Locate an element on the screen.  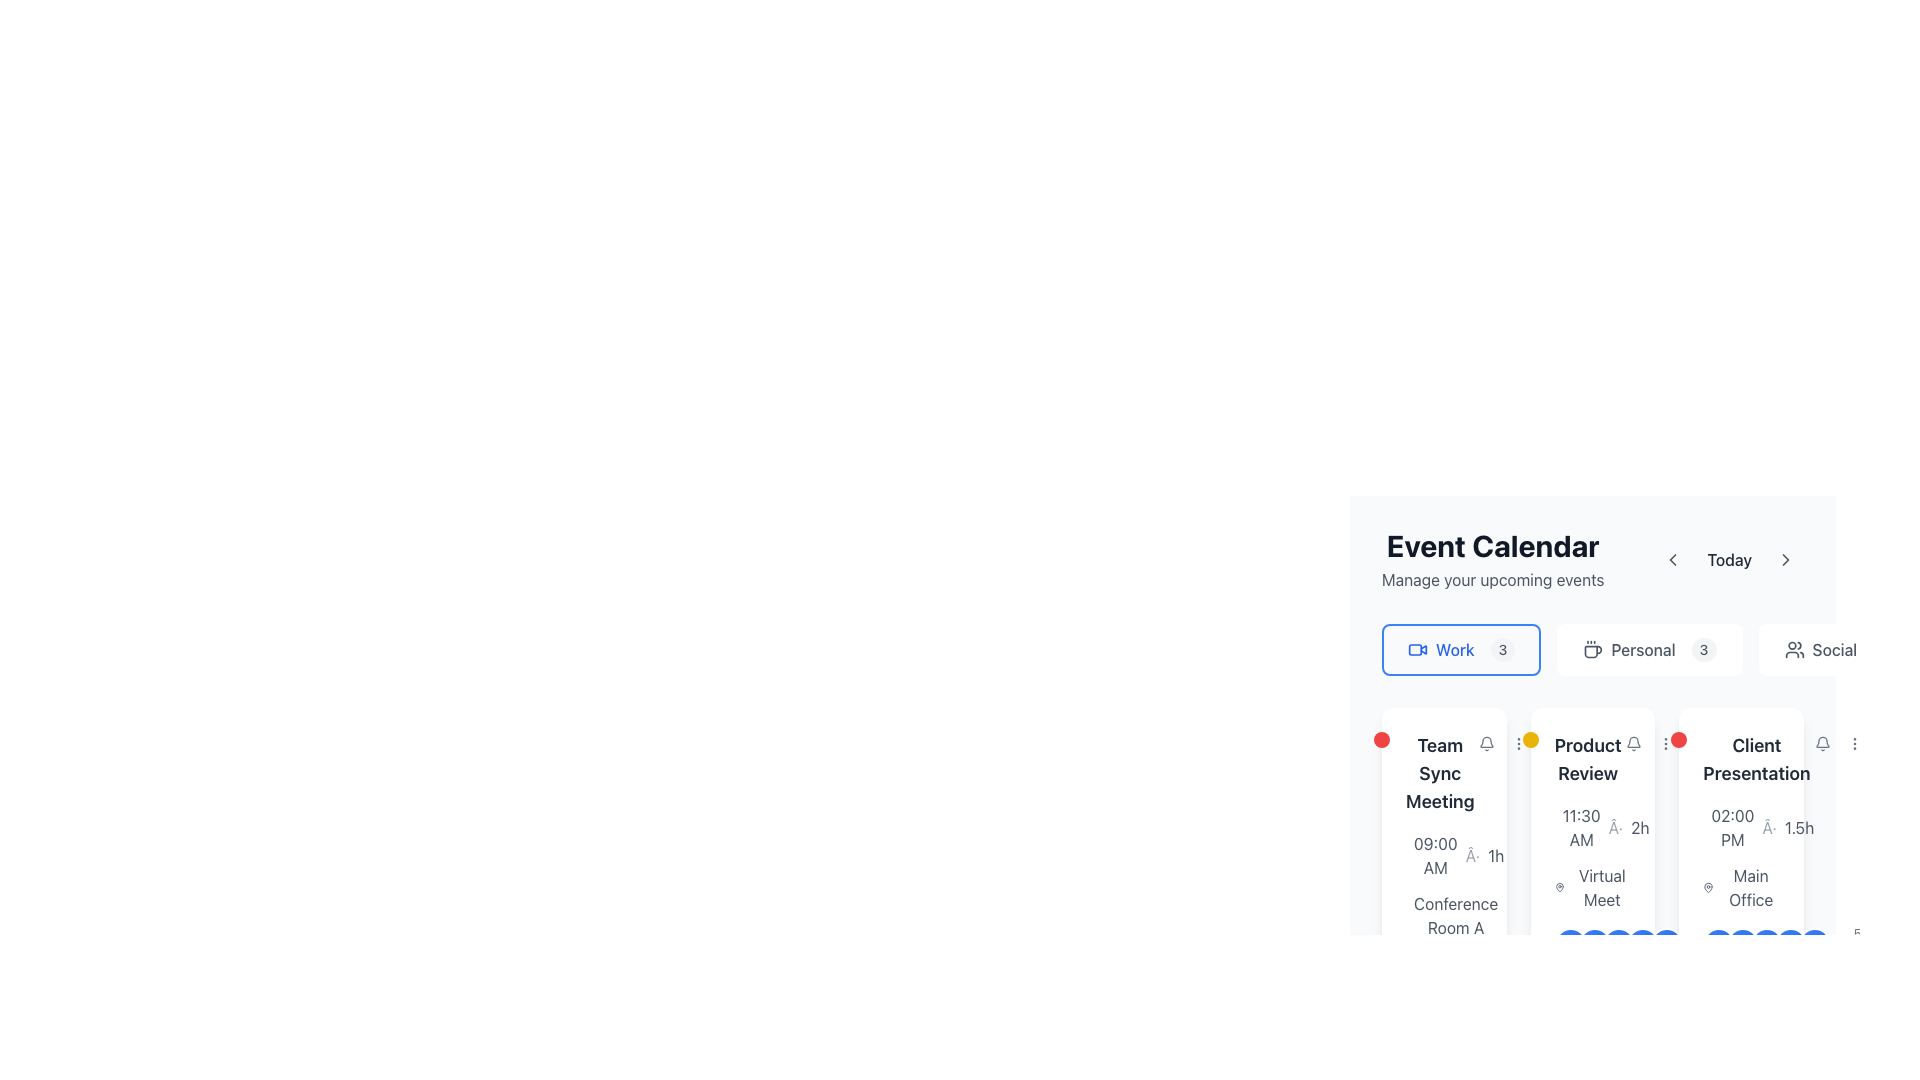
the circular badge with a bold white letter 'B' centered within it, which is the second icon from the left in the horizontal sequence located in the lower section of the event calendar interface is located at coordinates (1742, 944).